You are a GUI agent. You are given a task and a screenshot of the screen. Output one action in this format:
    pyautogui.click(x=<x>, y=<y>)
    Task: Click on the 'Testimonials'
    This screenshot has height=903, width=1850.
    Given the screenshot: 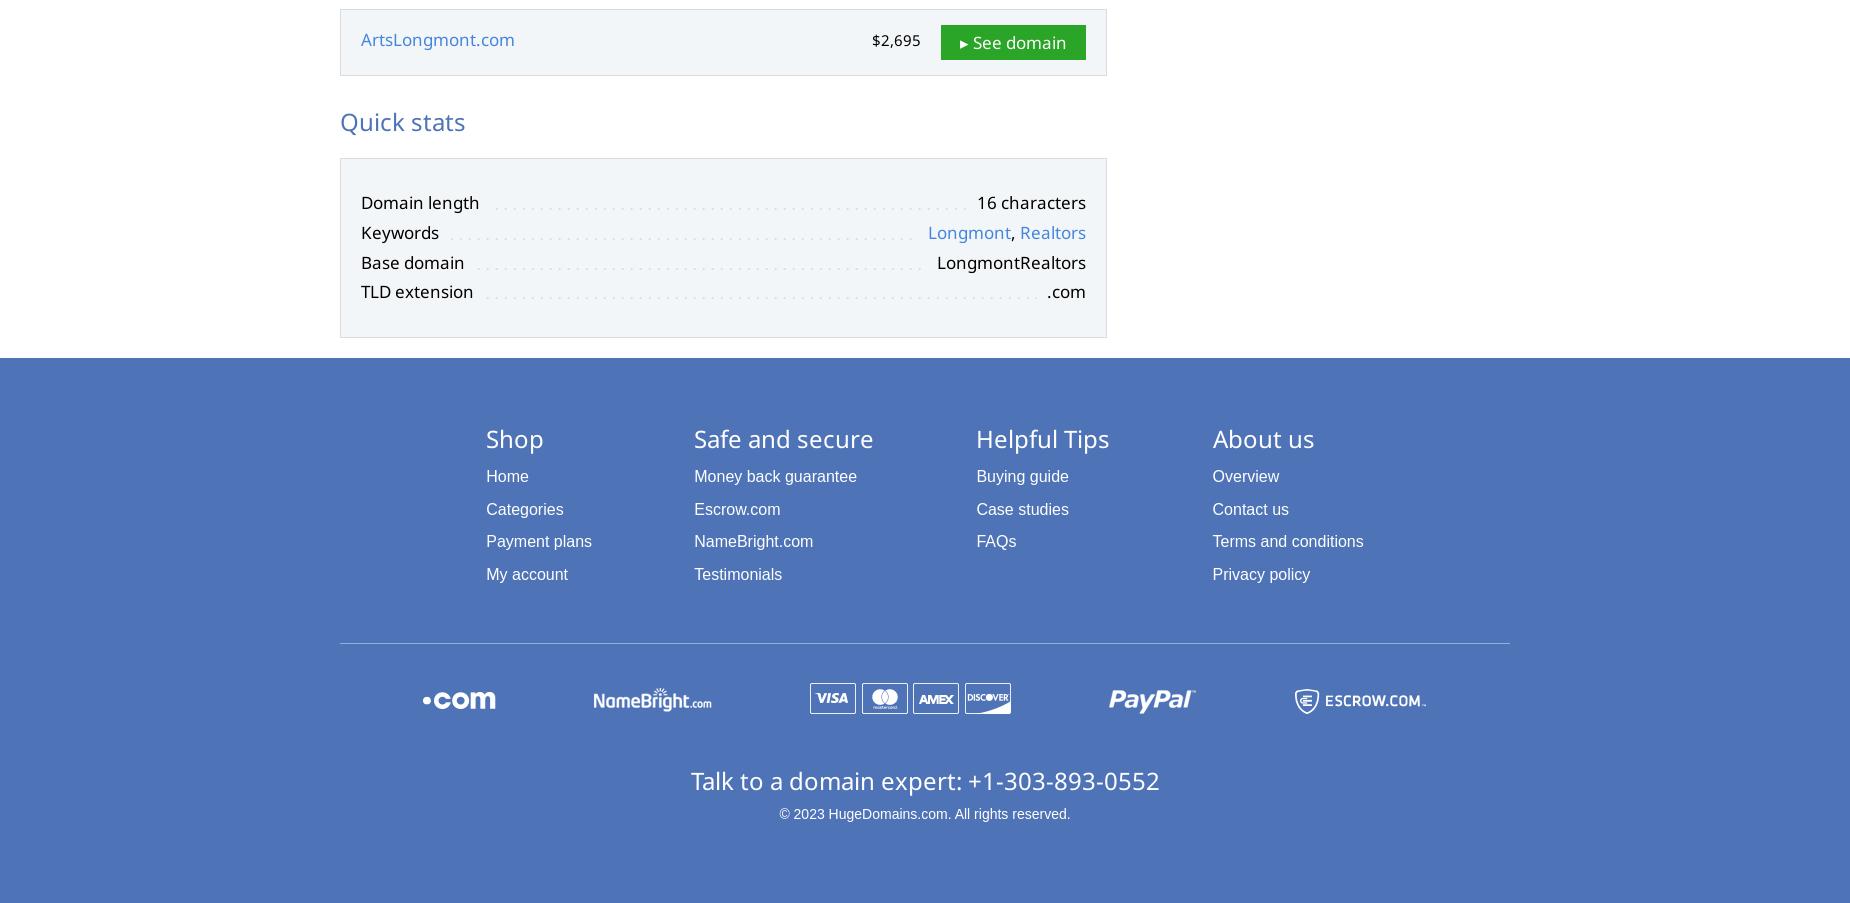 What is the action you would take?
    pyautogui.click(x=737, y=573)
    